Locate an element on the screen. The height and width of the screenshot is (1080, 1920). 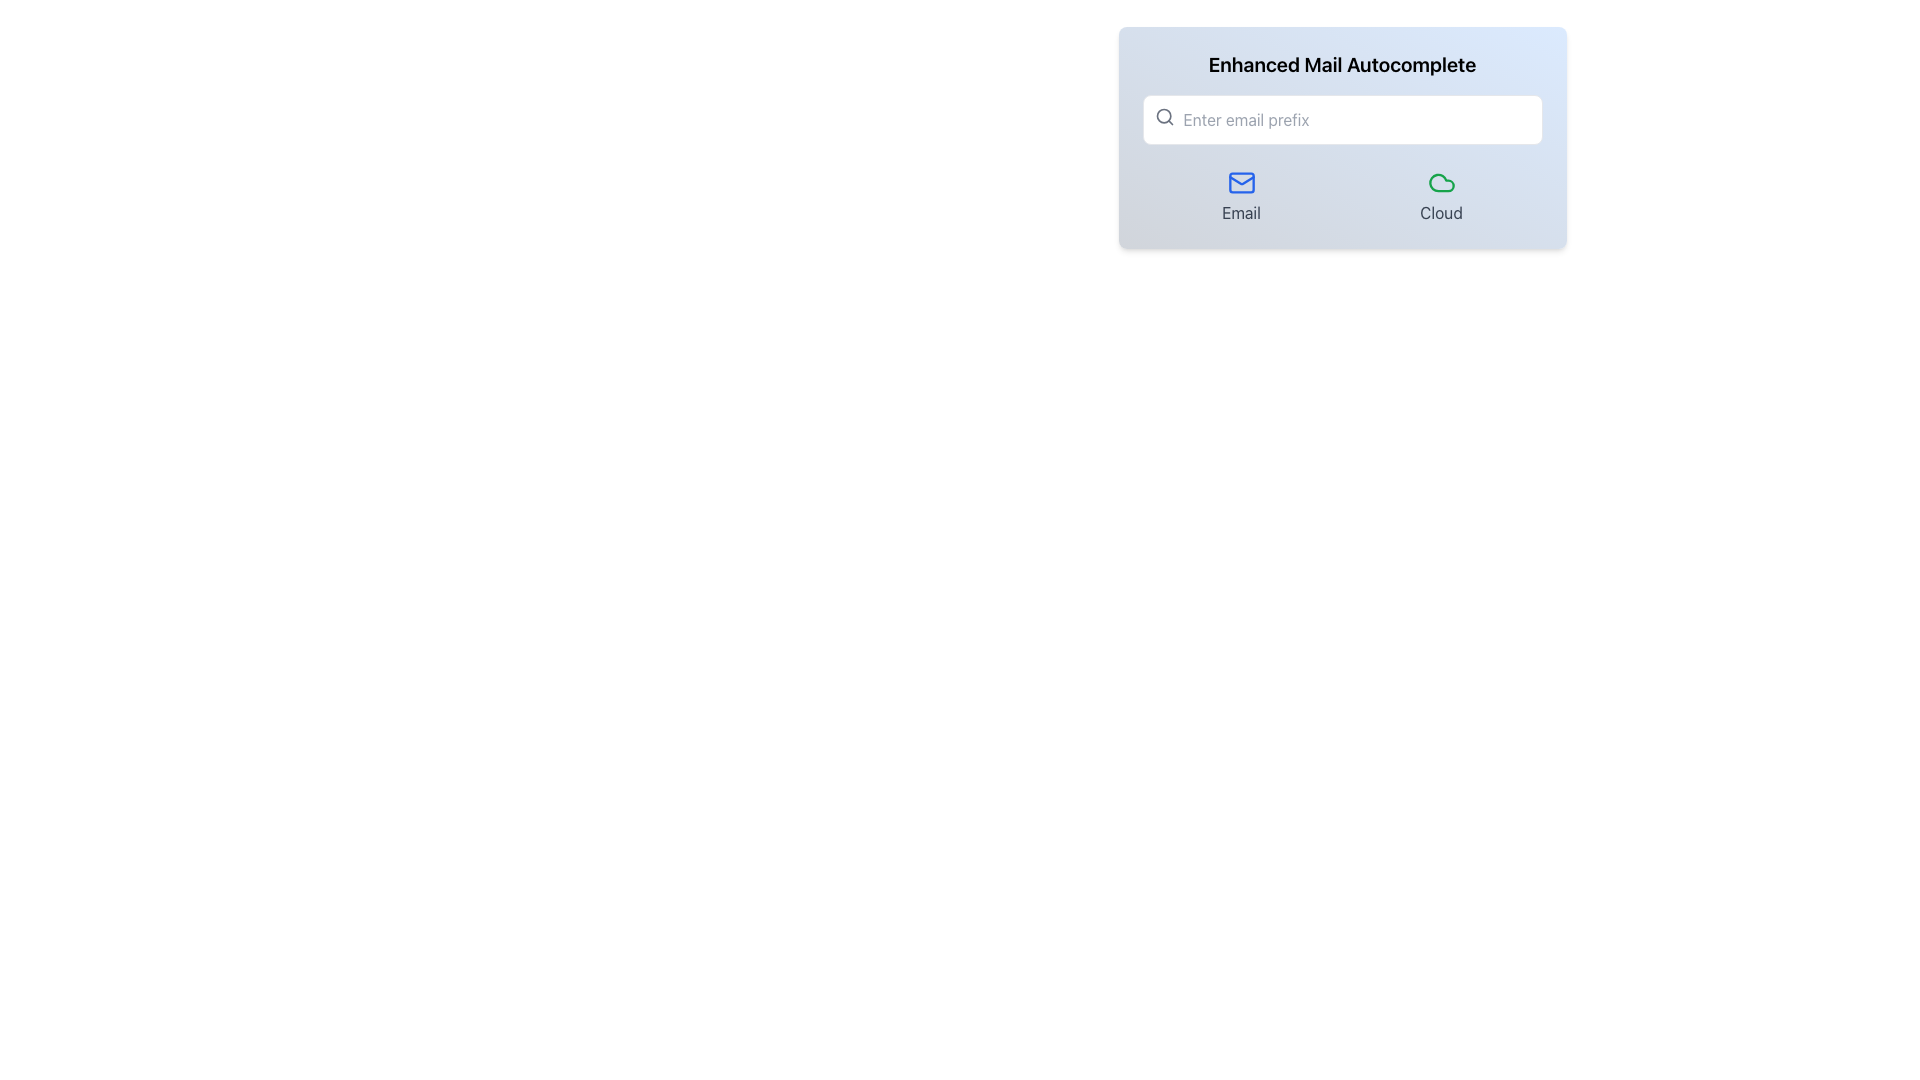
the graphical rectangle element that forms the body of the envelope icon, which is part of the 'Email' action category, located beneath the 'Enhanced Mail Autocomplete' text input is located at coordinates (1240, 182).